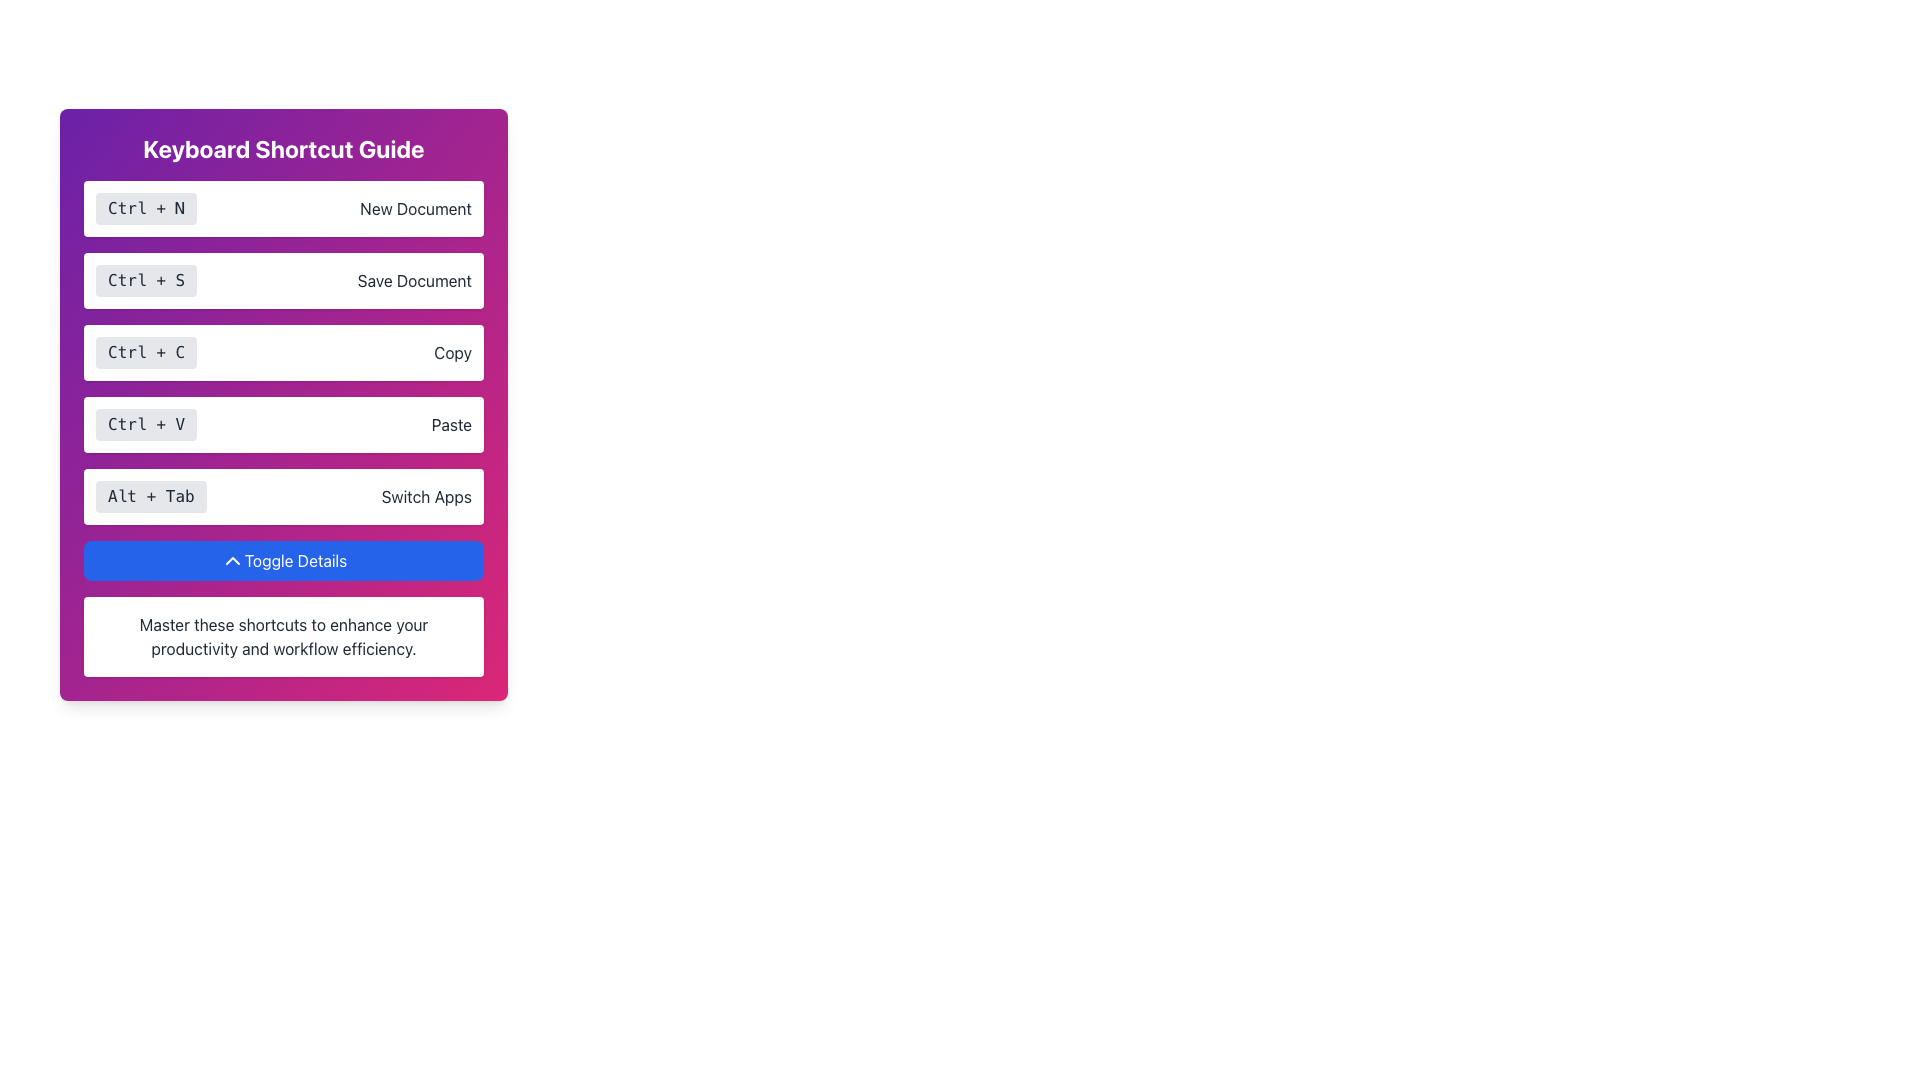 The height and width of the screenshot is (1080, 1920). What do you see at coordinates (413, 281) in the screenshot?
I see `the text label indicating the 'Ctrl + S' keyboard shortcut, which describes the action to save the document` at bounding box center [413, 281].